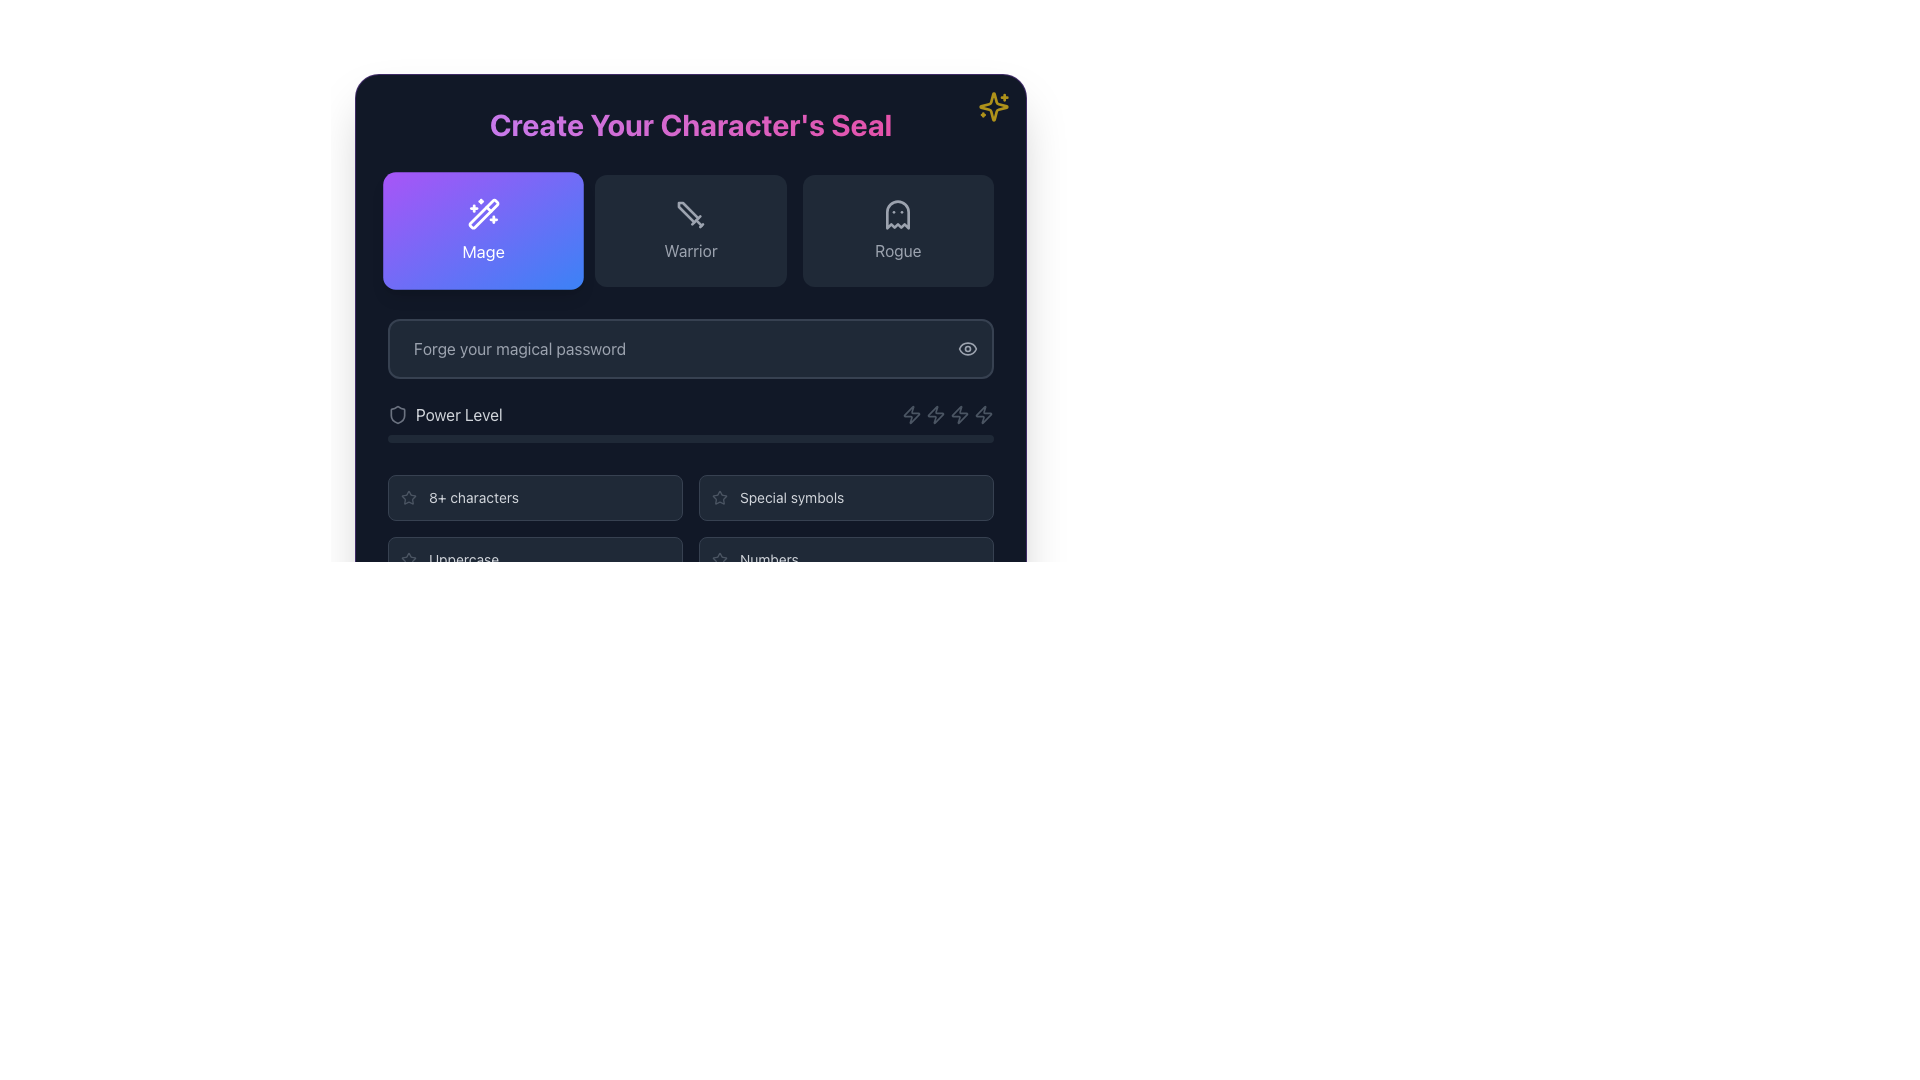 Image resolution: width=1920 pixels, height=1080 pixels. I want to click on the lightning bolt icon, which is a simple line art graphic in gray, located in the lower right portion of the interface among three similar icons, so click(935, 414).